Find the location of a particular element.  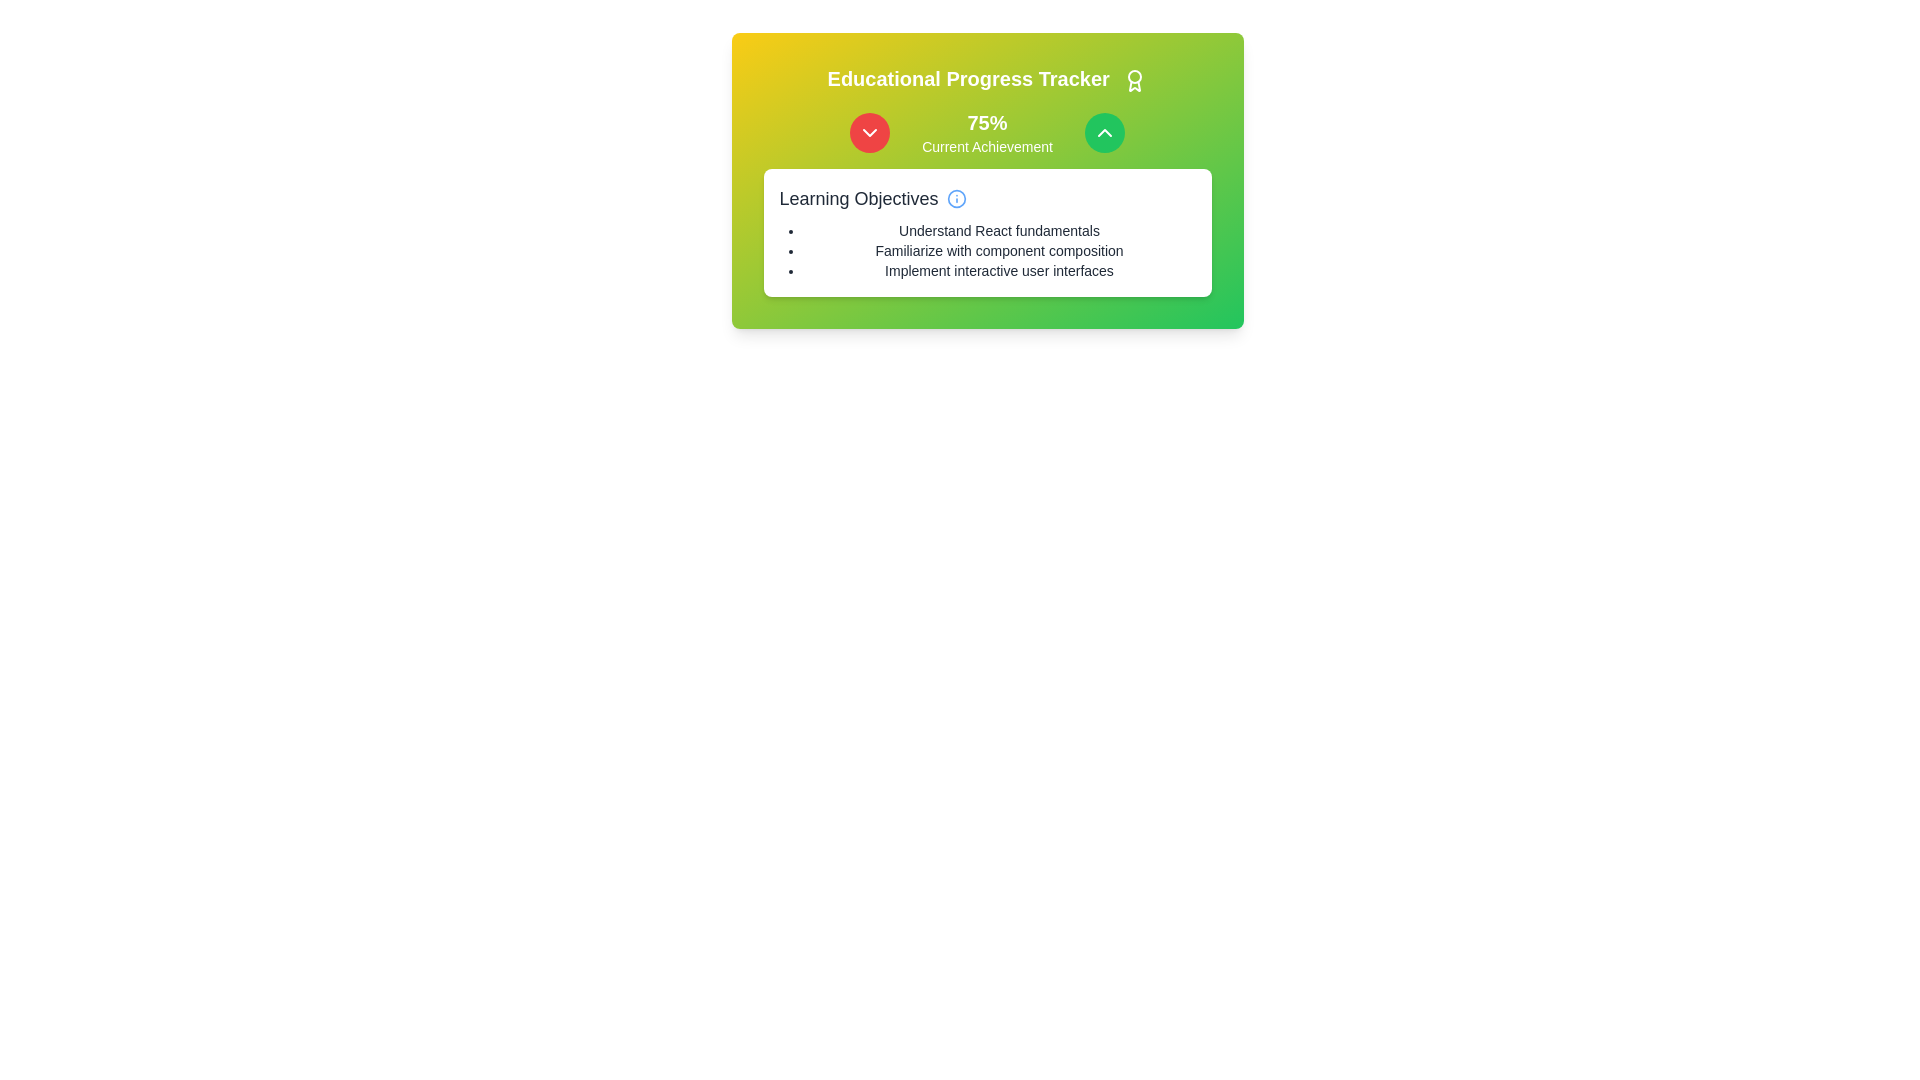

the chevron icon embedded in the circular button located in the upper left section of the 'Educational Progress Tracker' card is located at coordinates (870, 132).